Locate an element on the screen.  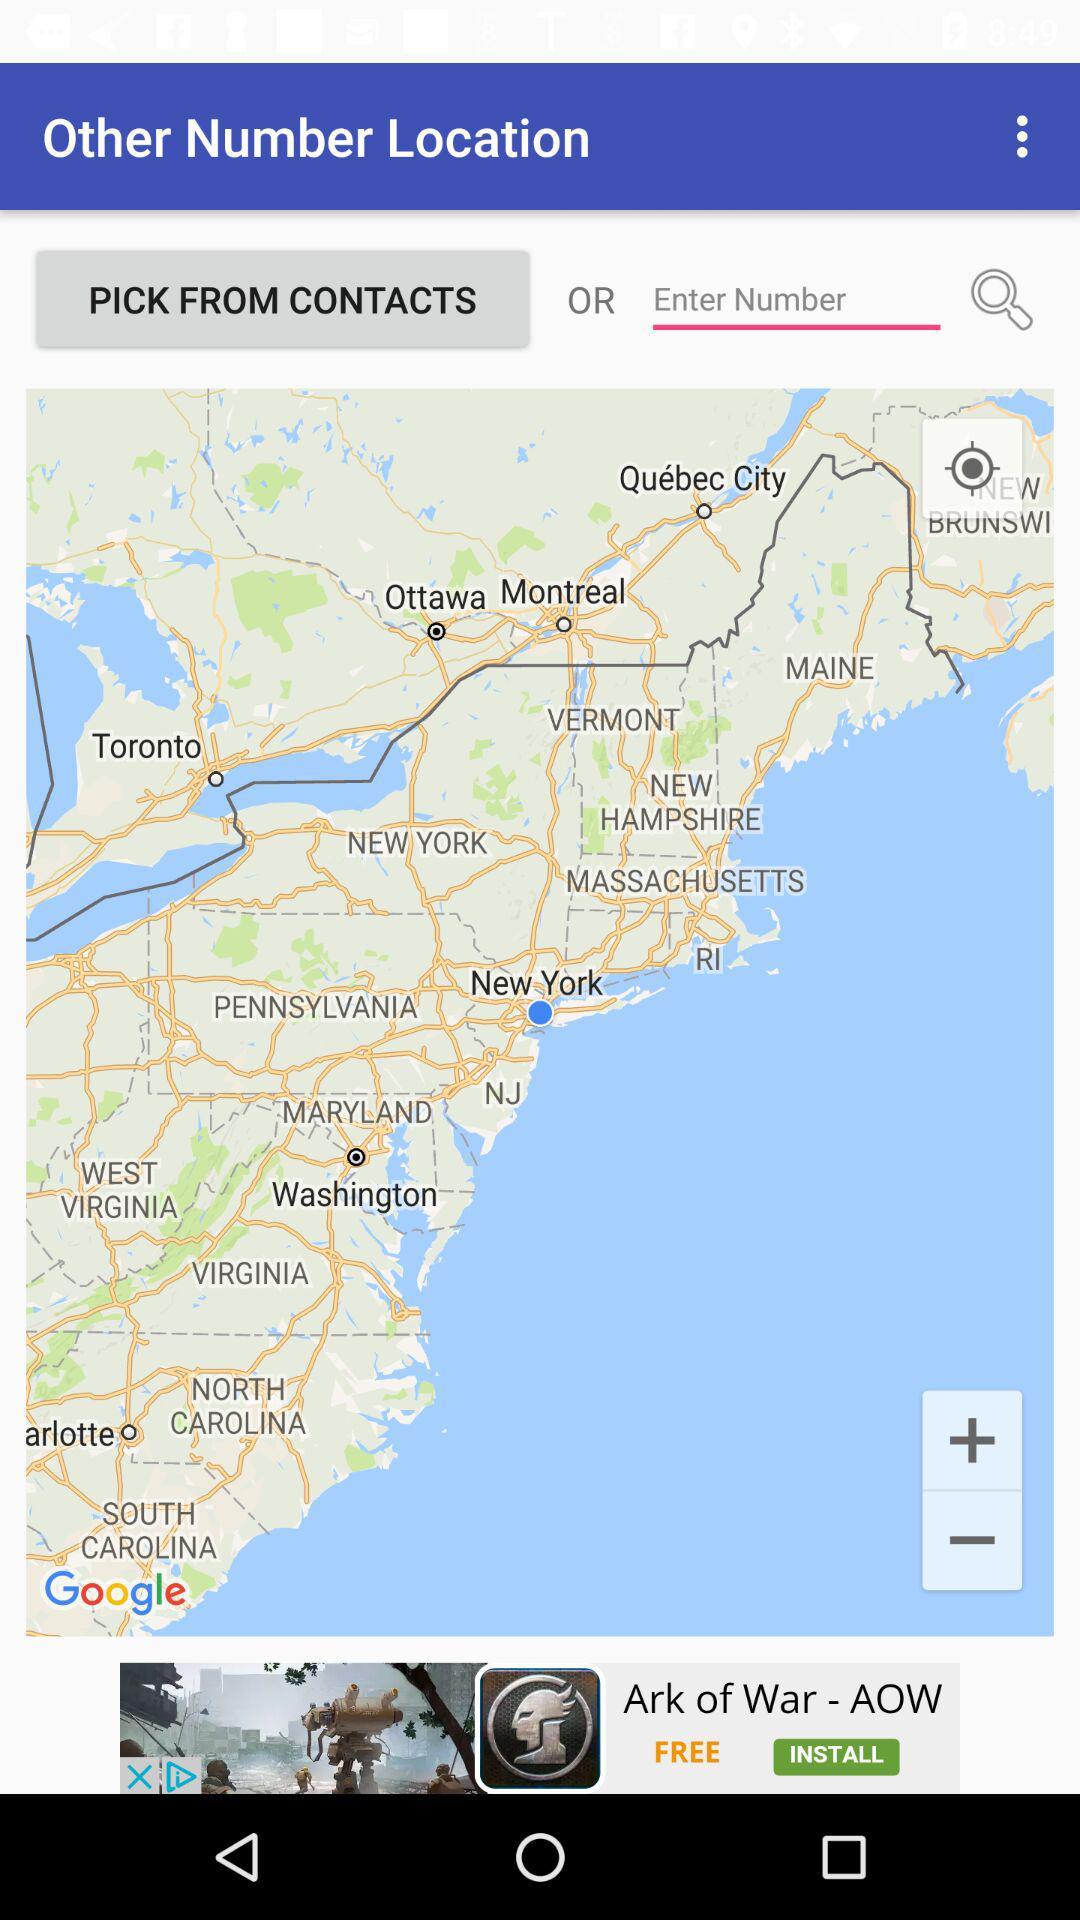
number box for searing is located at coordinates (795, 298).